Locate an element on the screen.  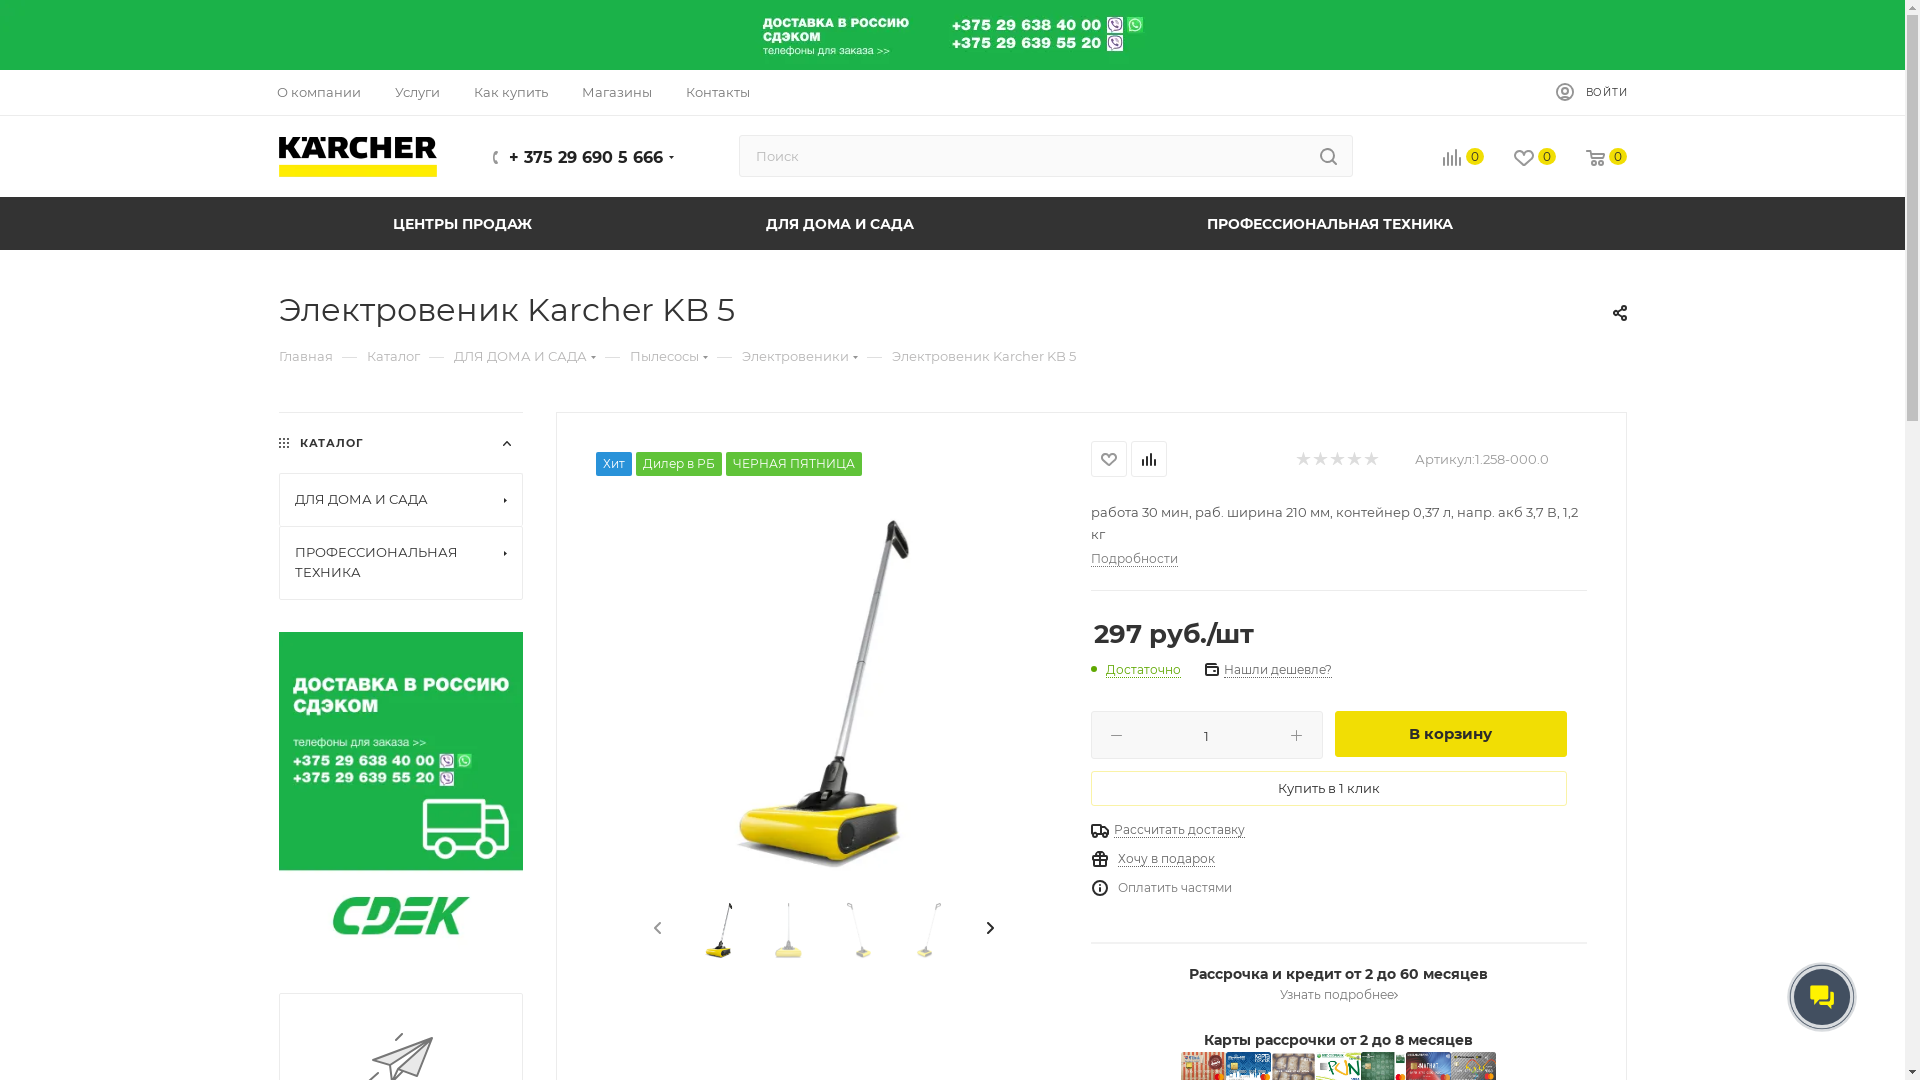
'+ 375 29 690 5 666' is located at coordinates (584, 156).